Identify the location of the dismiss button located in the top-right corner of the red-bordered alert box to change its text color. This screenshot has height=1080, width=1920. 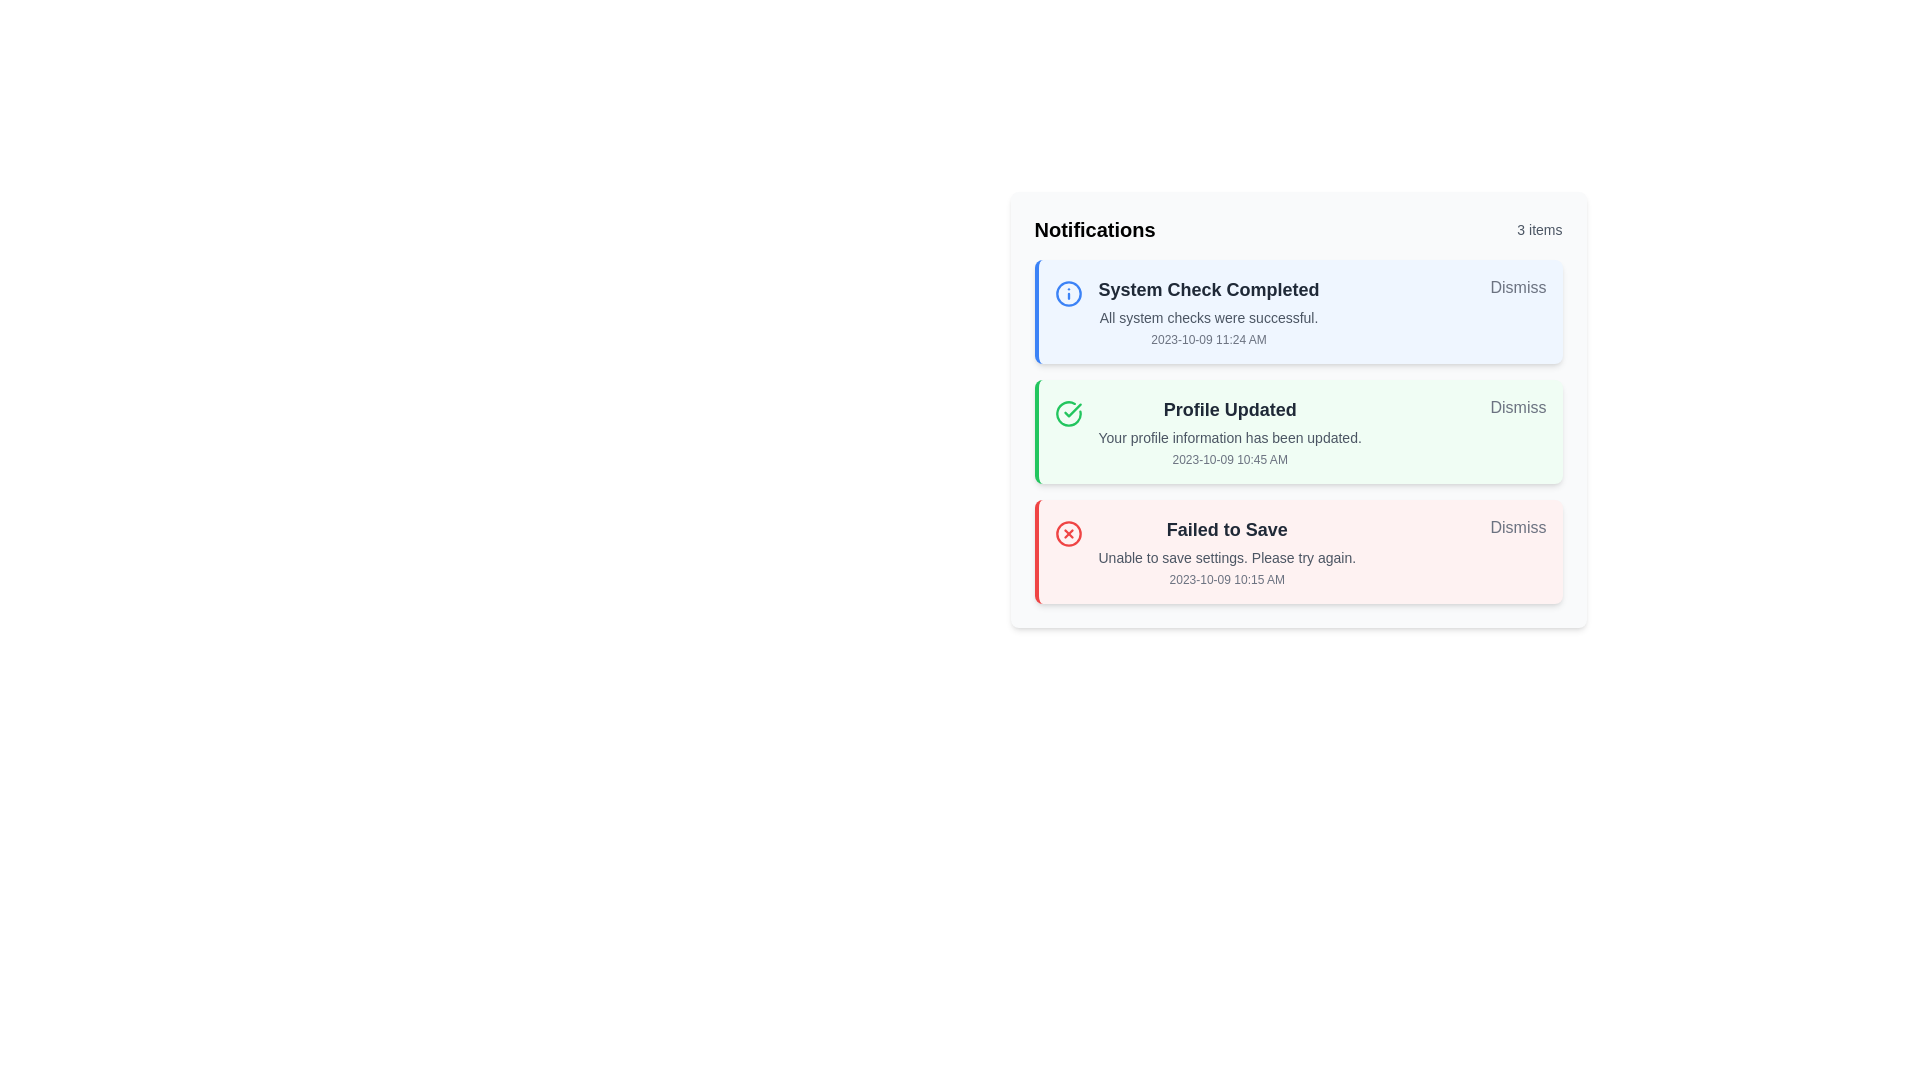
(1518, 527).